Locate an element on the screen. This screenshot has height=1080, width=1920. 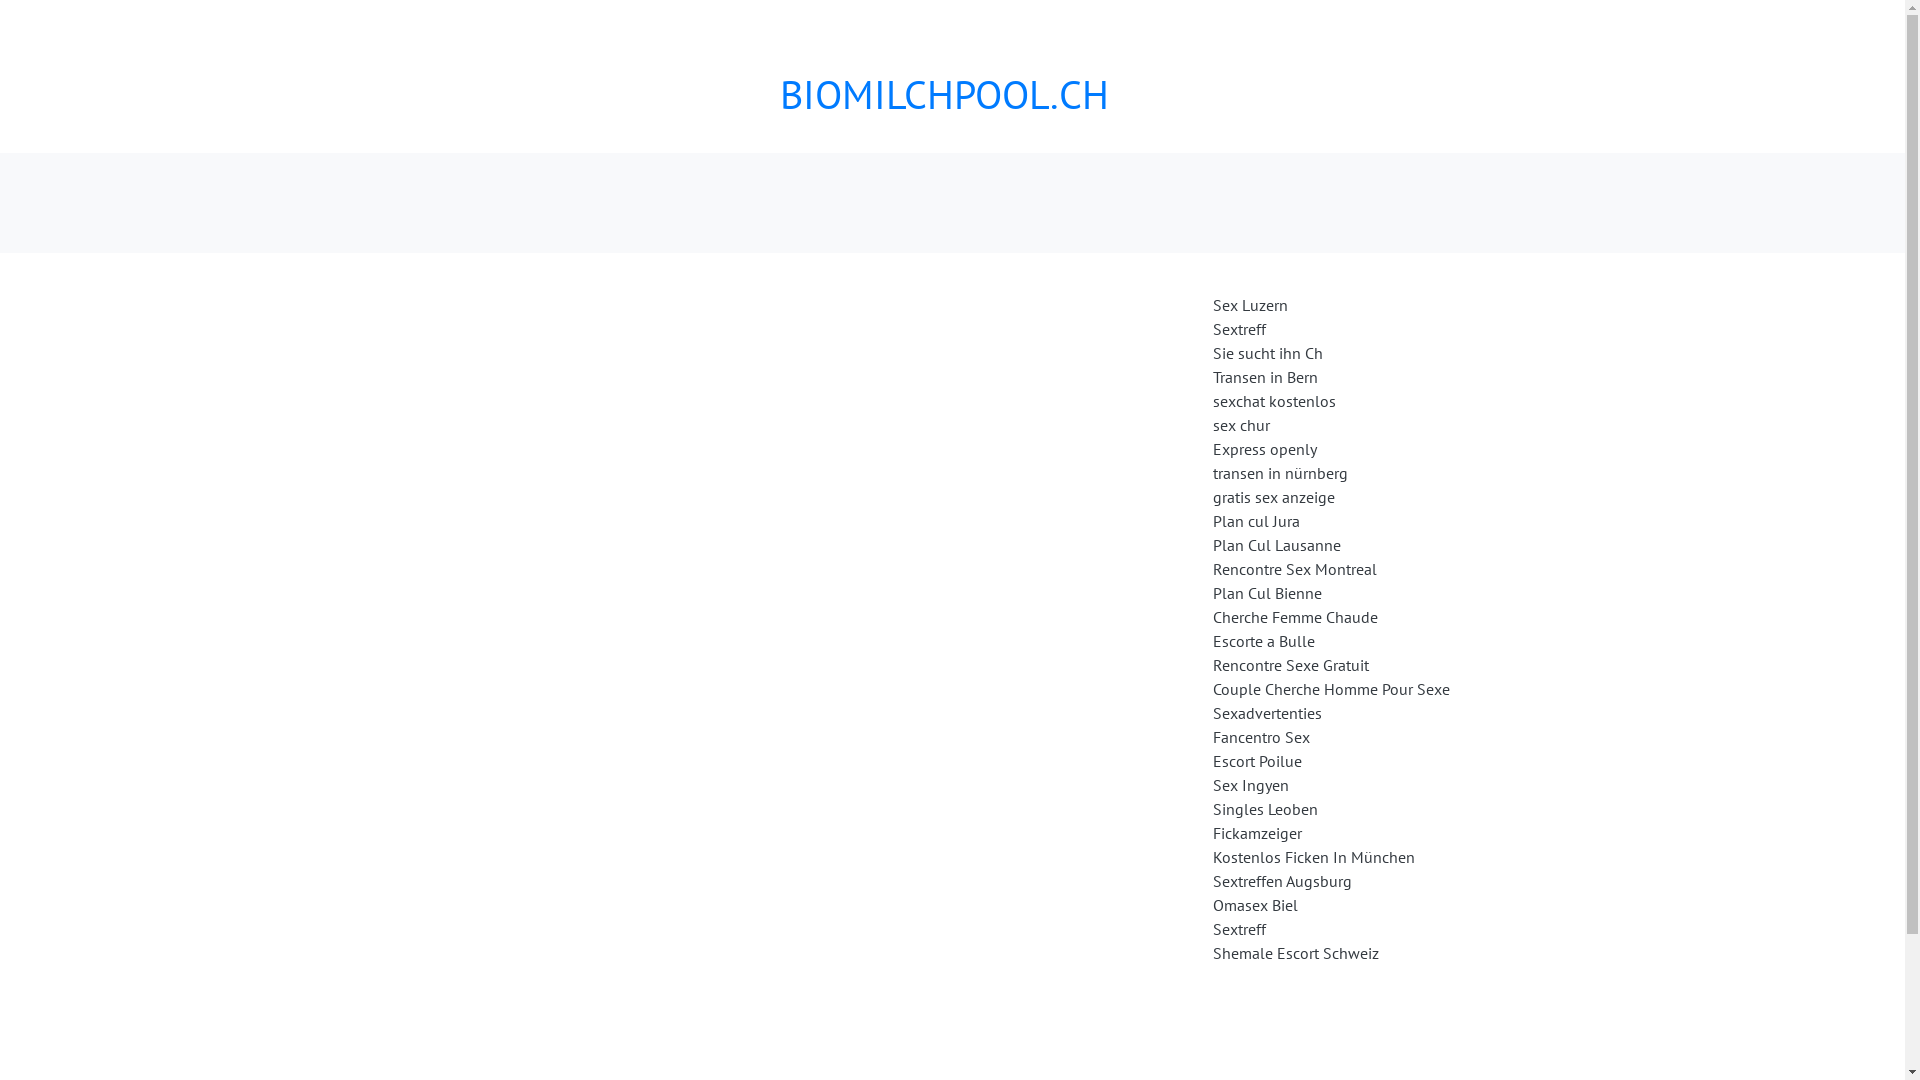
'Transen in Bern' is located at coordinates (1263, 377).